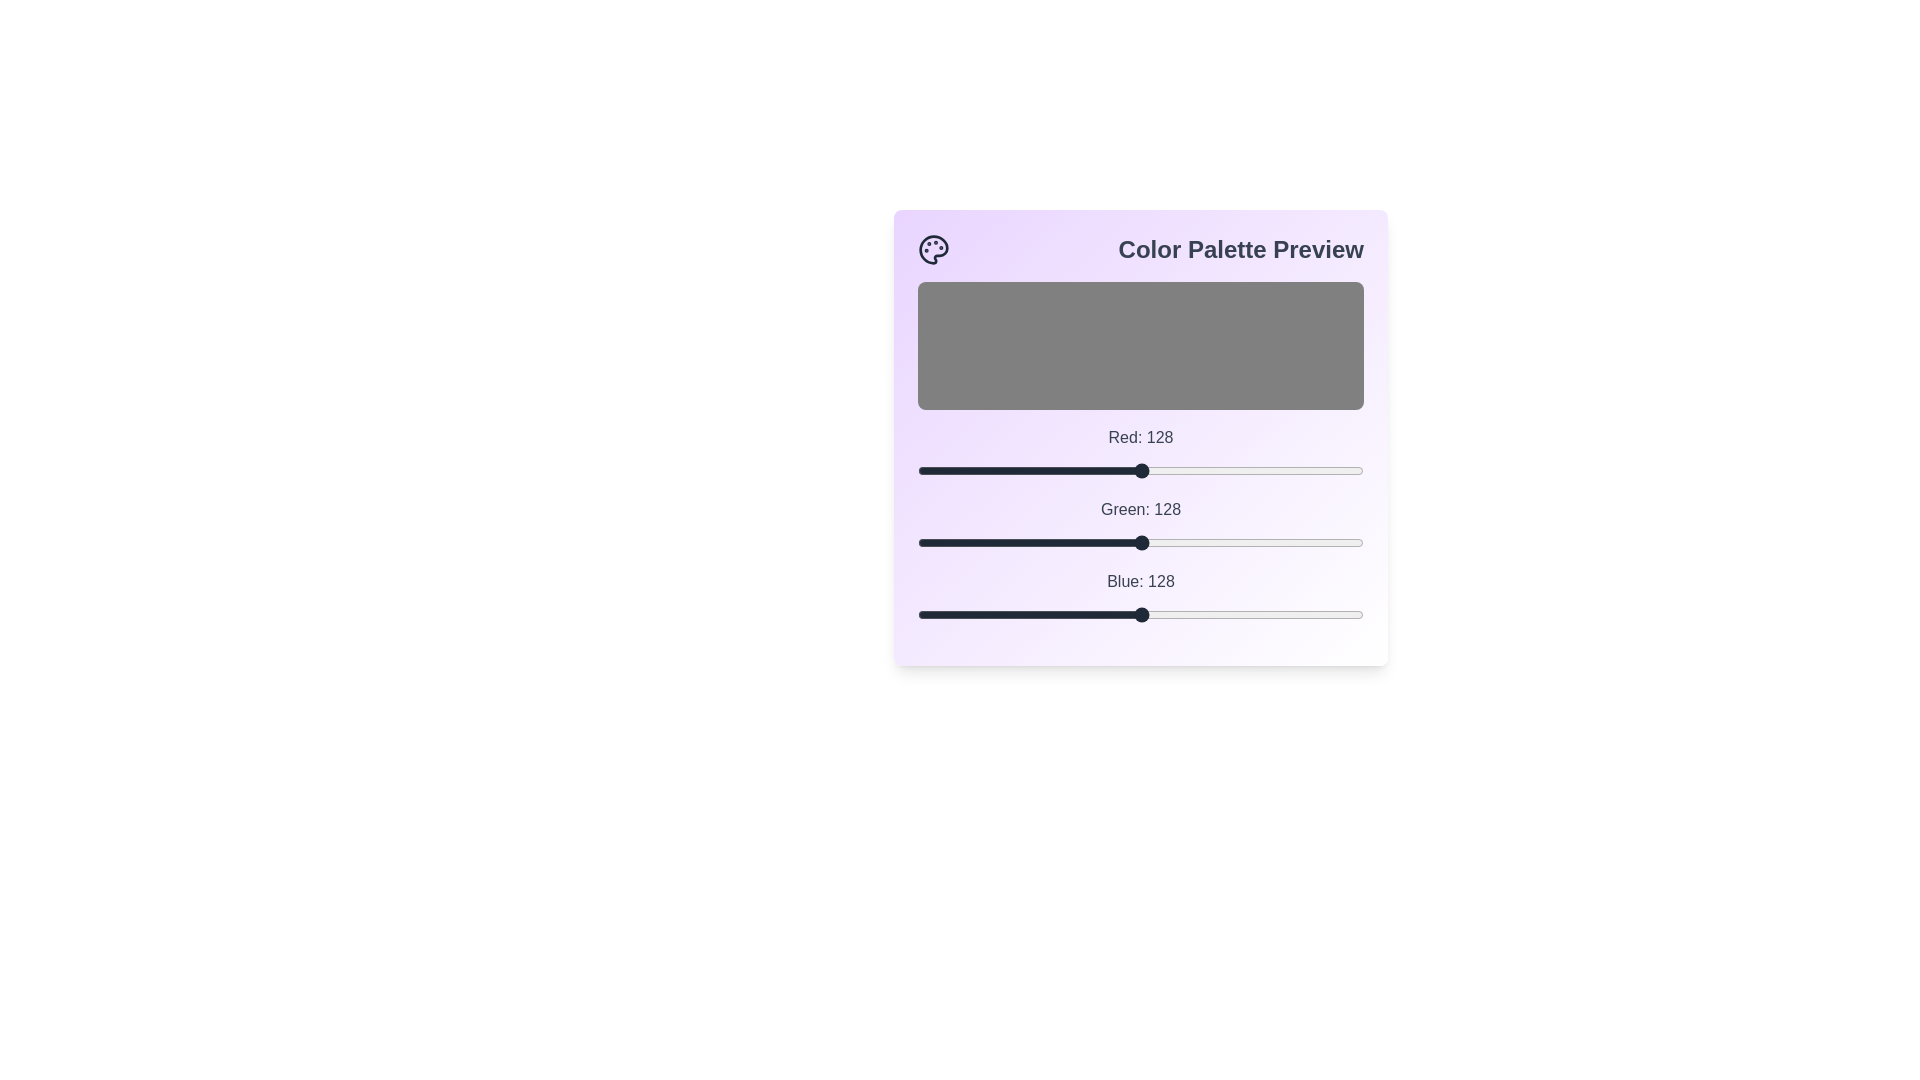 The height and width of the screenshot is (1080, 1920). I want to click on the blue color value, so click(951, 613).